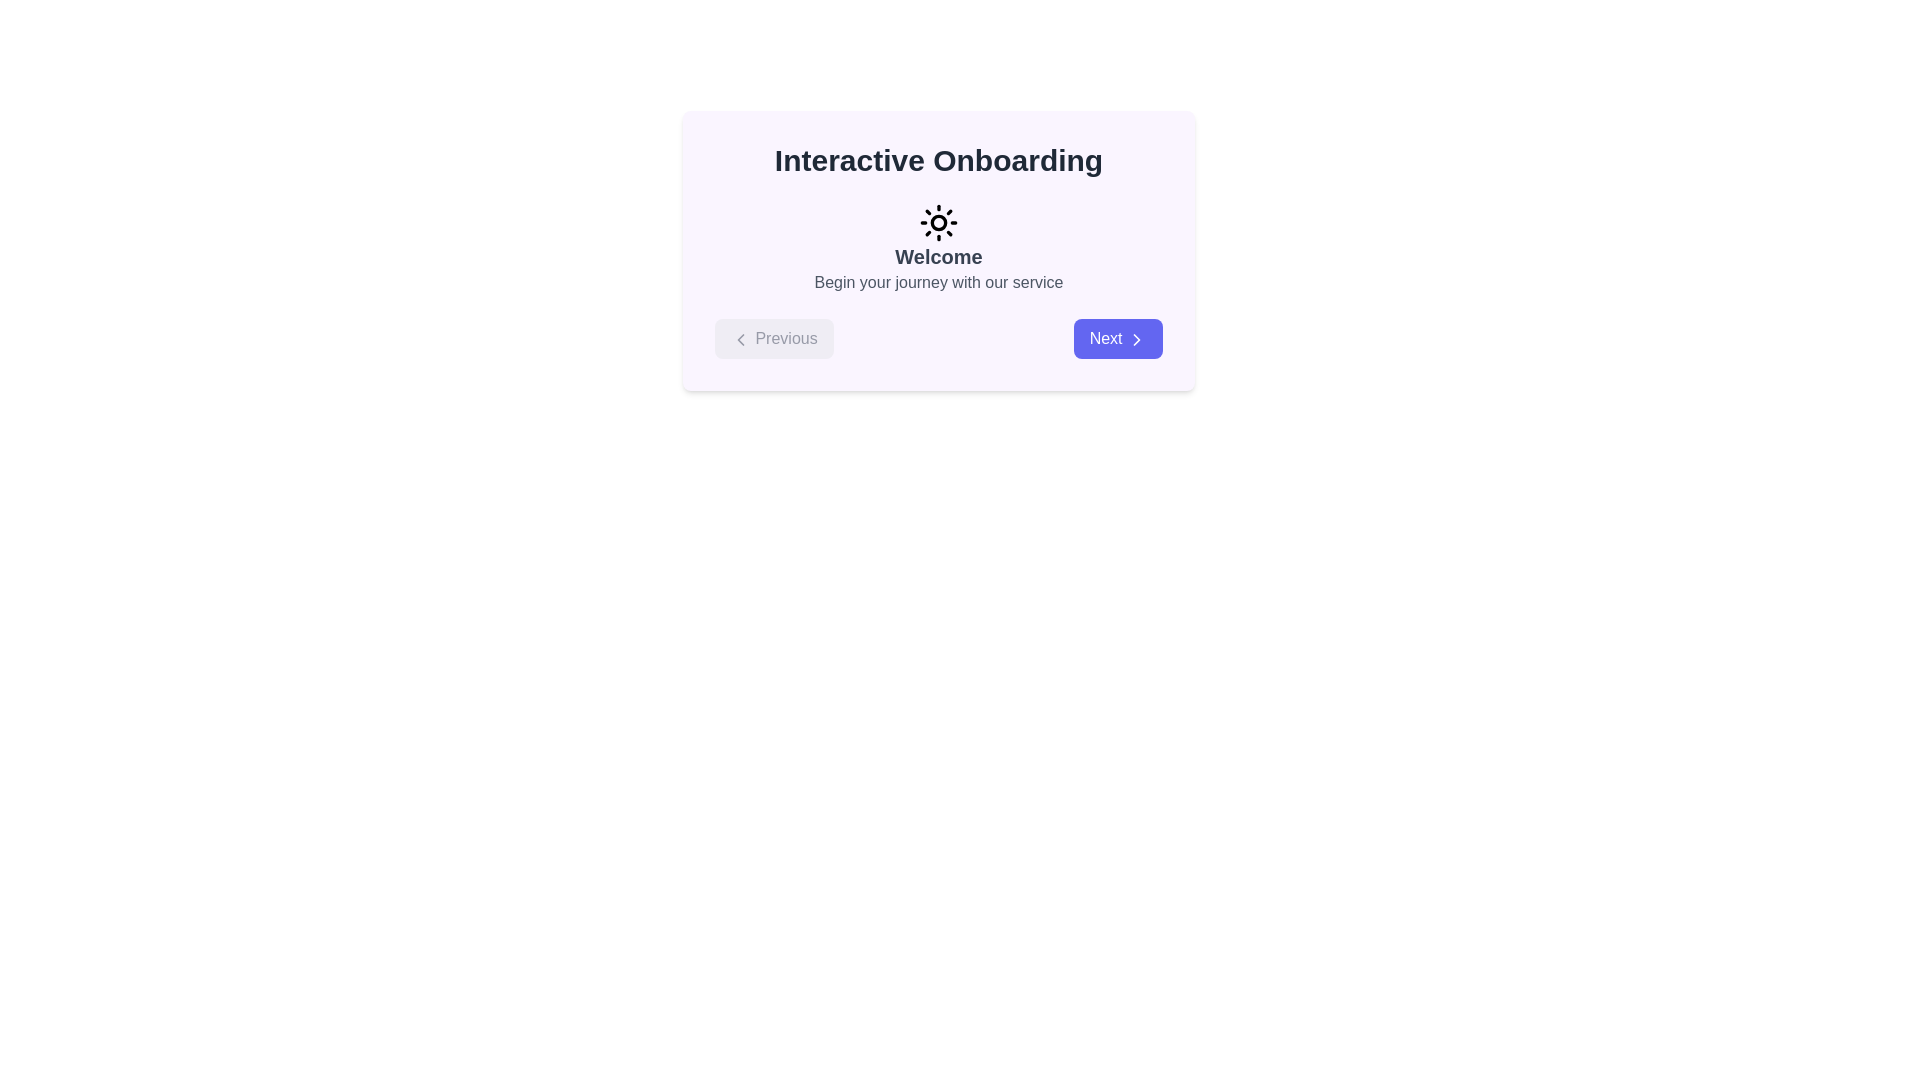 The height and width of the screenshot is (1080, 1920). Describe the element at coordinates (938, 223) in the screenshot. I see `the central circle of the sun-like icon located above the 'Welcome' text and below the 'Interactive Onboarding' title in the onboarding card` at that location.